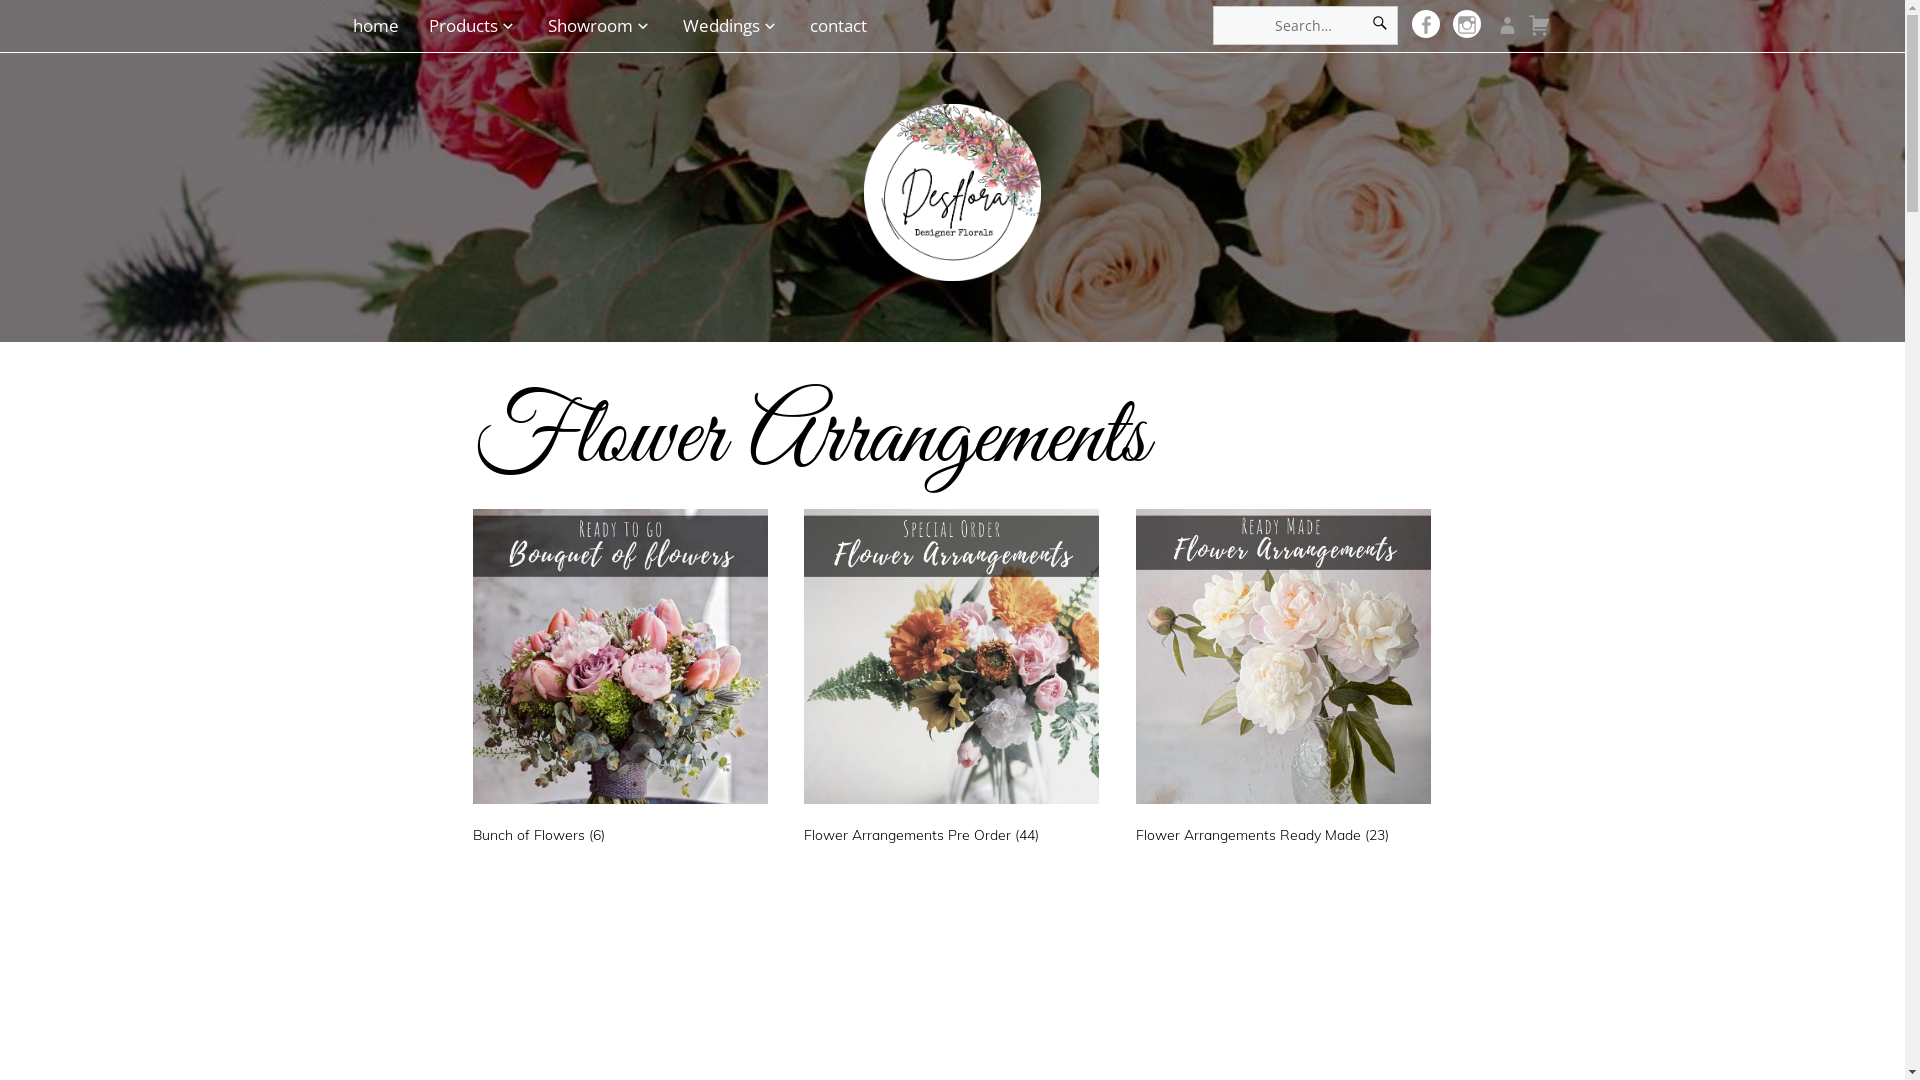 This screenshot has height=1080, width=1920. I want to click on 'Showroom', so click(599, 25).